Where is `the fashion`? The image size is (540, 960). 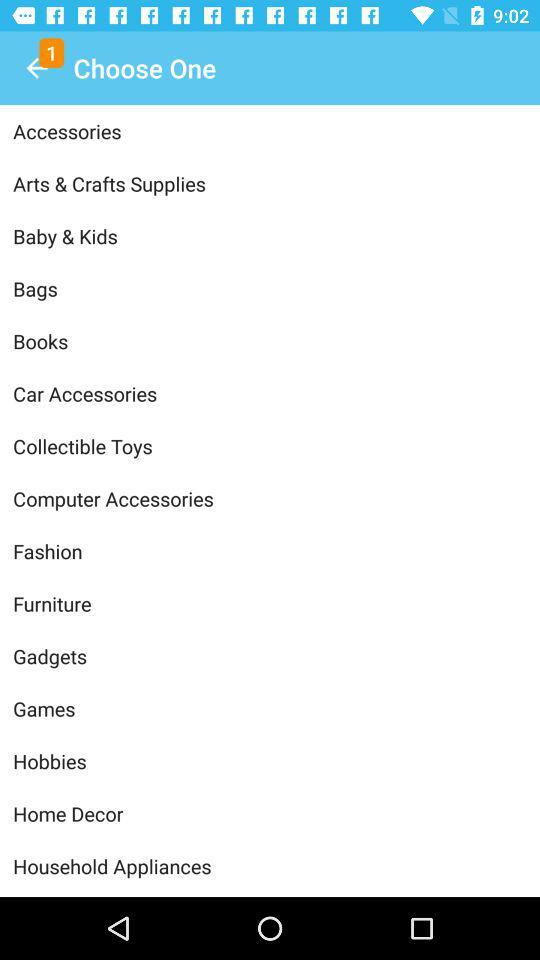 the fashion is located at coordinates (270, 551).